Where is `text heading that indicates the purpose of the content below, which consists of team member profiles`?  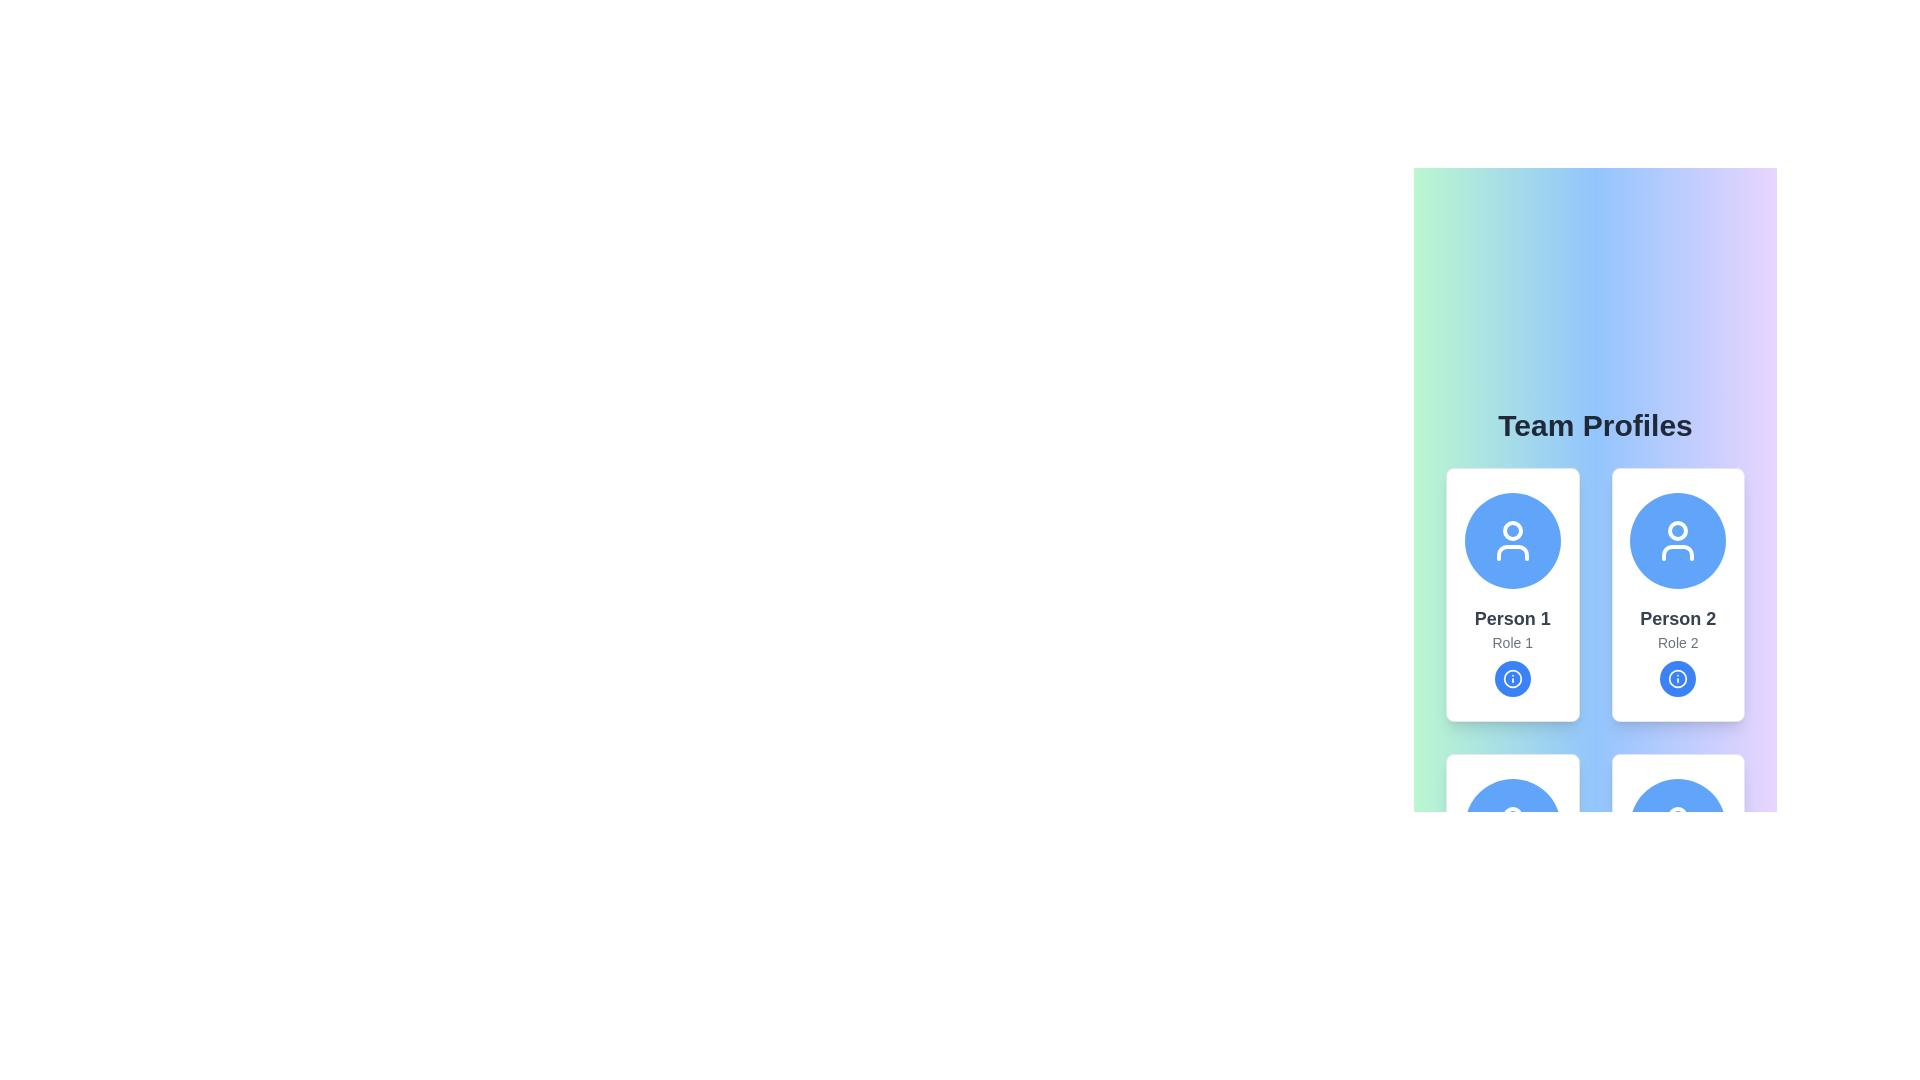 text heading that indicates the purpose of the content below, which consists of team member profiles is located at coordinates (1594, 424).